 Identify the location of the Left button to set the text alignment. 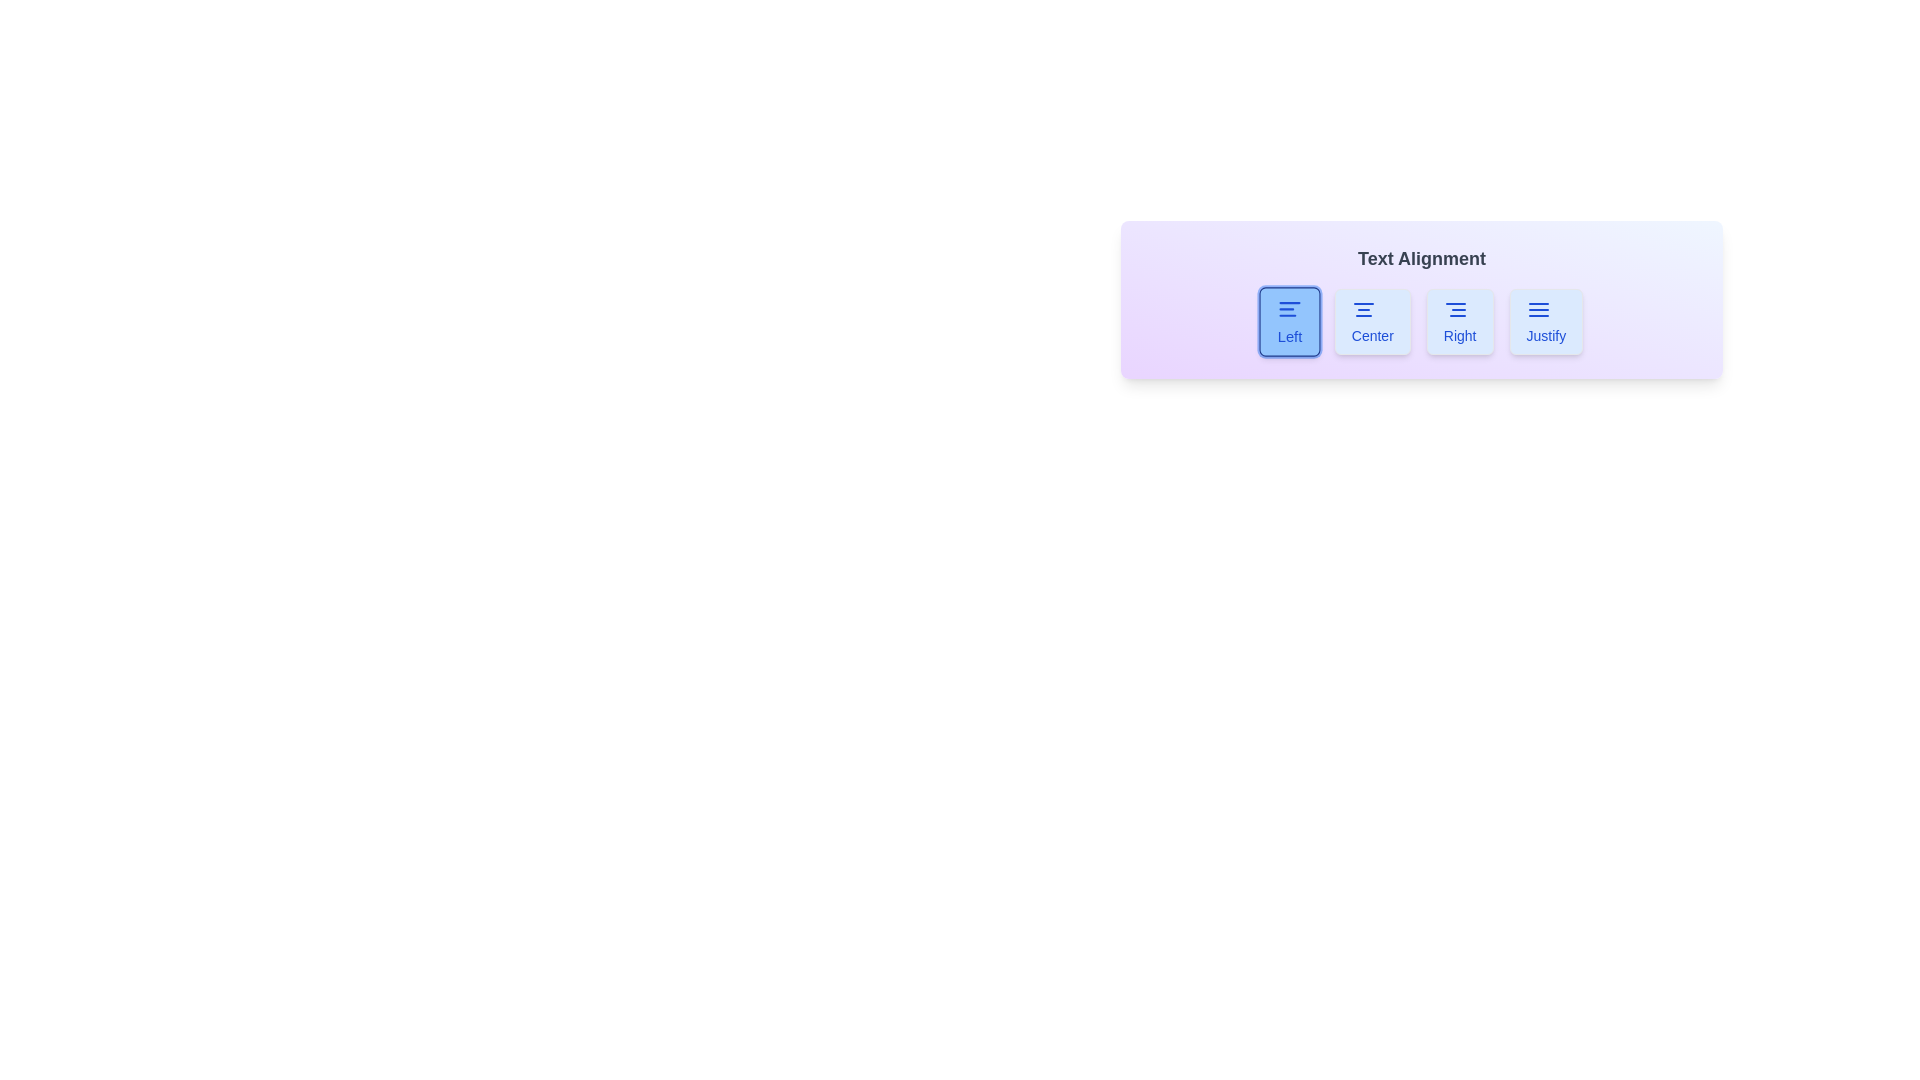
(1289, 320).